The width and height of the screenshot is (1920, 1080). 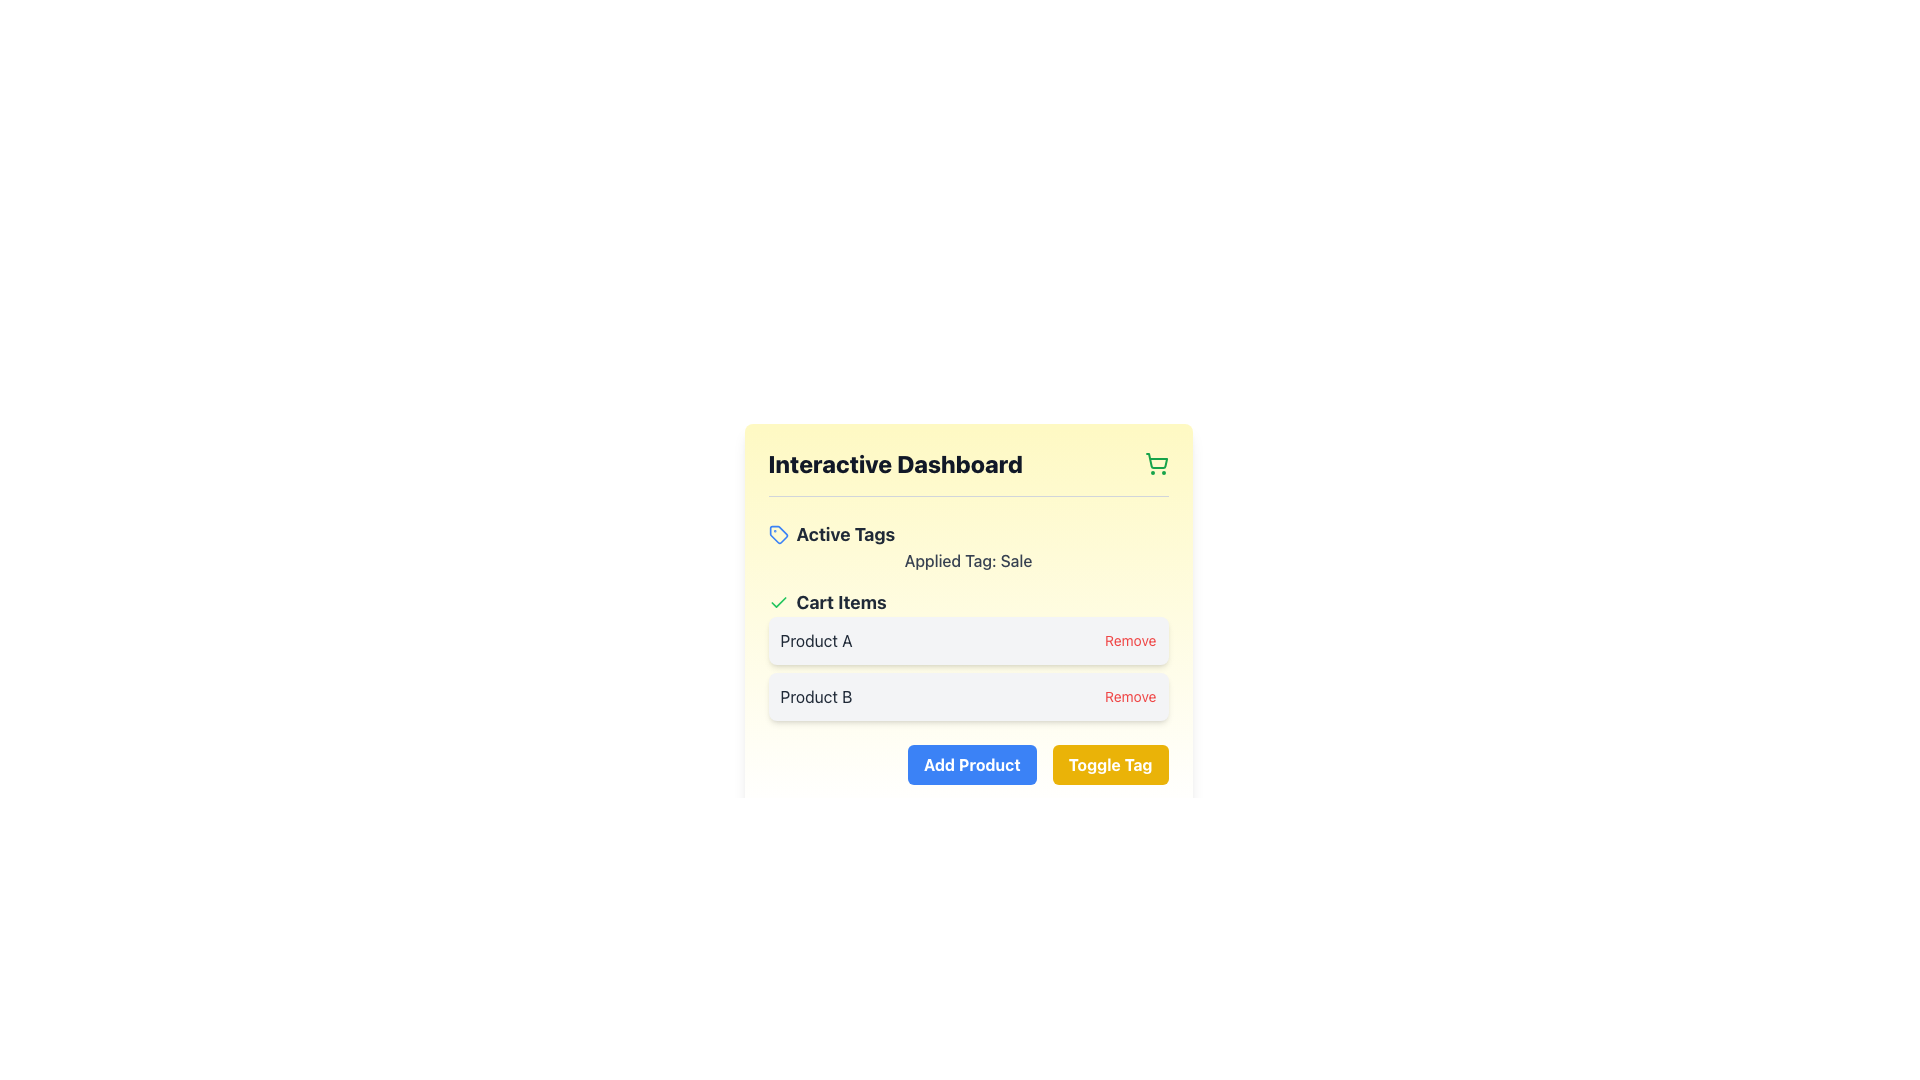 What do you see at coordinates (1109, 764) in the screenshot?
I see `the bright yellow 'Toggle Tag' button with rounded corners located next to the blue 'Add Product' button` at bounding box center [1109, 764].